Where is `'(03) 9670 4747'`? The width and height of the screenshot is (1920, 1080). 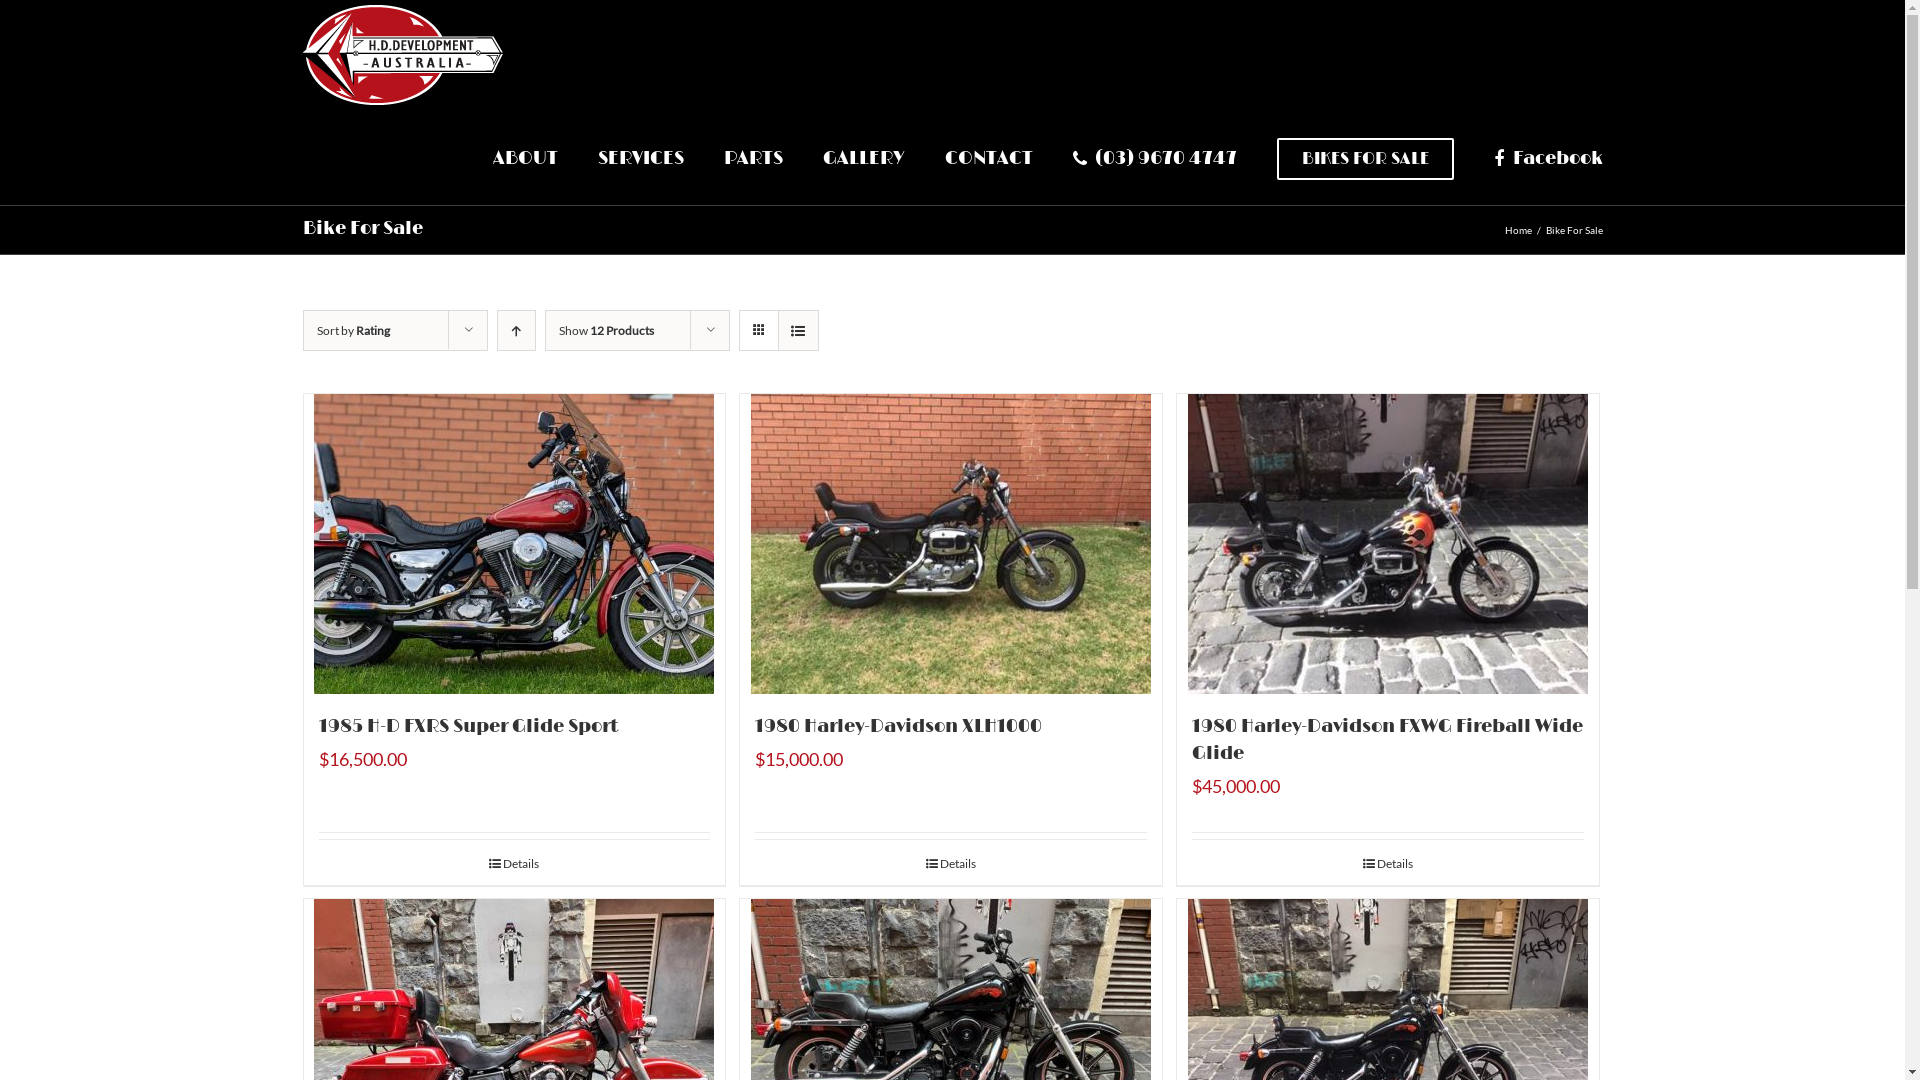 '(03) 9670 4747' is located at coordinates (1155, 156).